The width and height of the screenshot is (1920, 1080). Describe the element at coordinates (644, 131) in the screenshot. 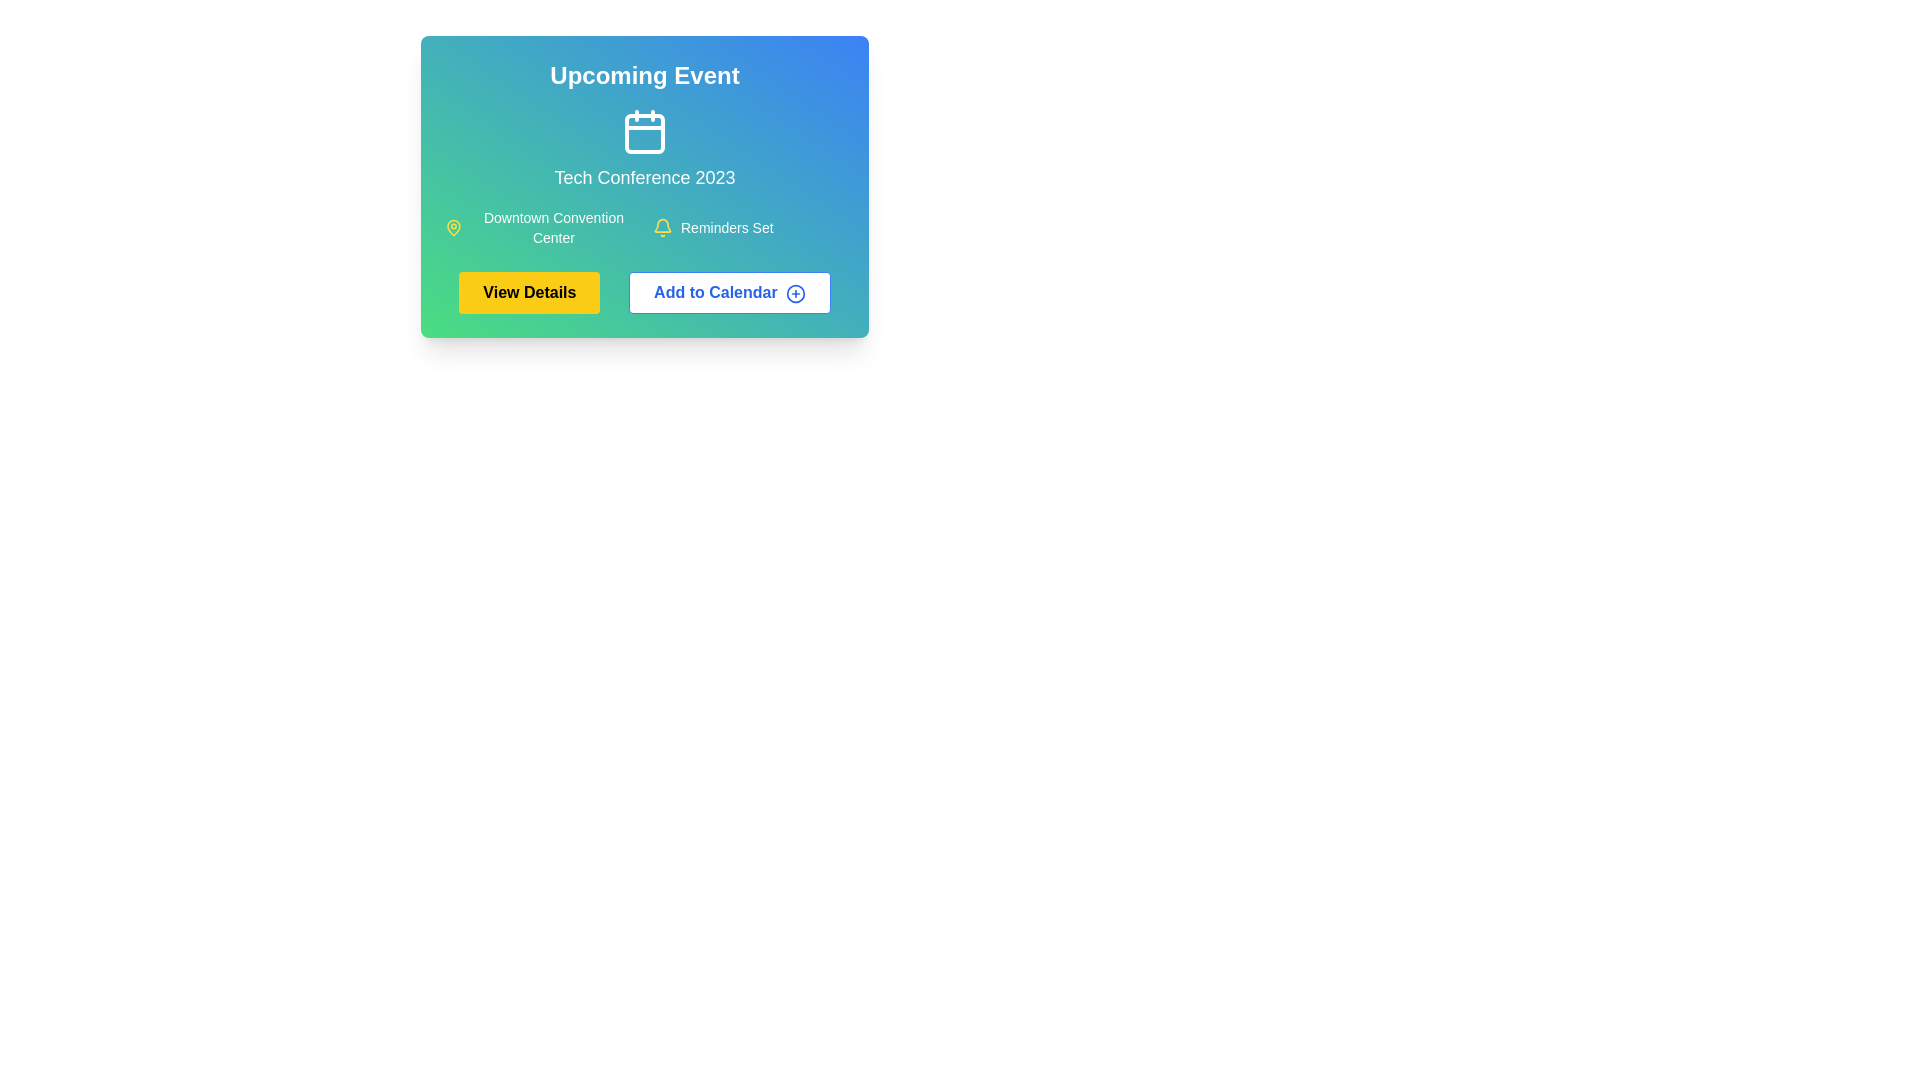

I see `the calendar icon at the top center of the section, which is styled with a white stroke and represents event details for 'Tech Conference 2023'` at that location.